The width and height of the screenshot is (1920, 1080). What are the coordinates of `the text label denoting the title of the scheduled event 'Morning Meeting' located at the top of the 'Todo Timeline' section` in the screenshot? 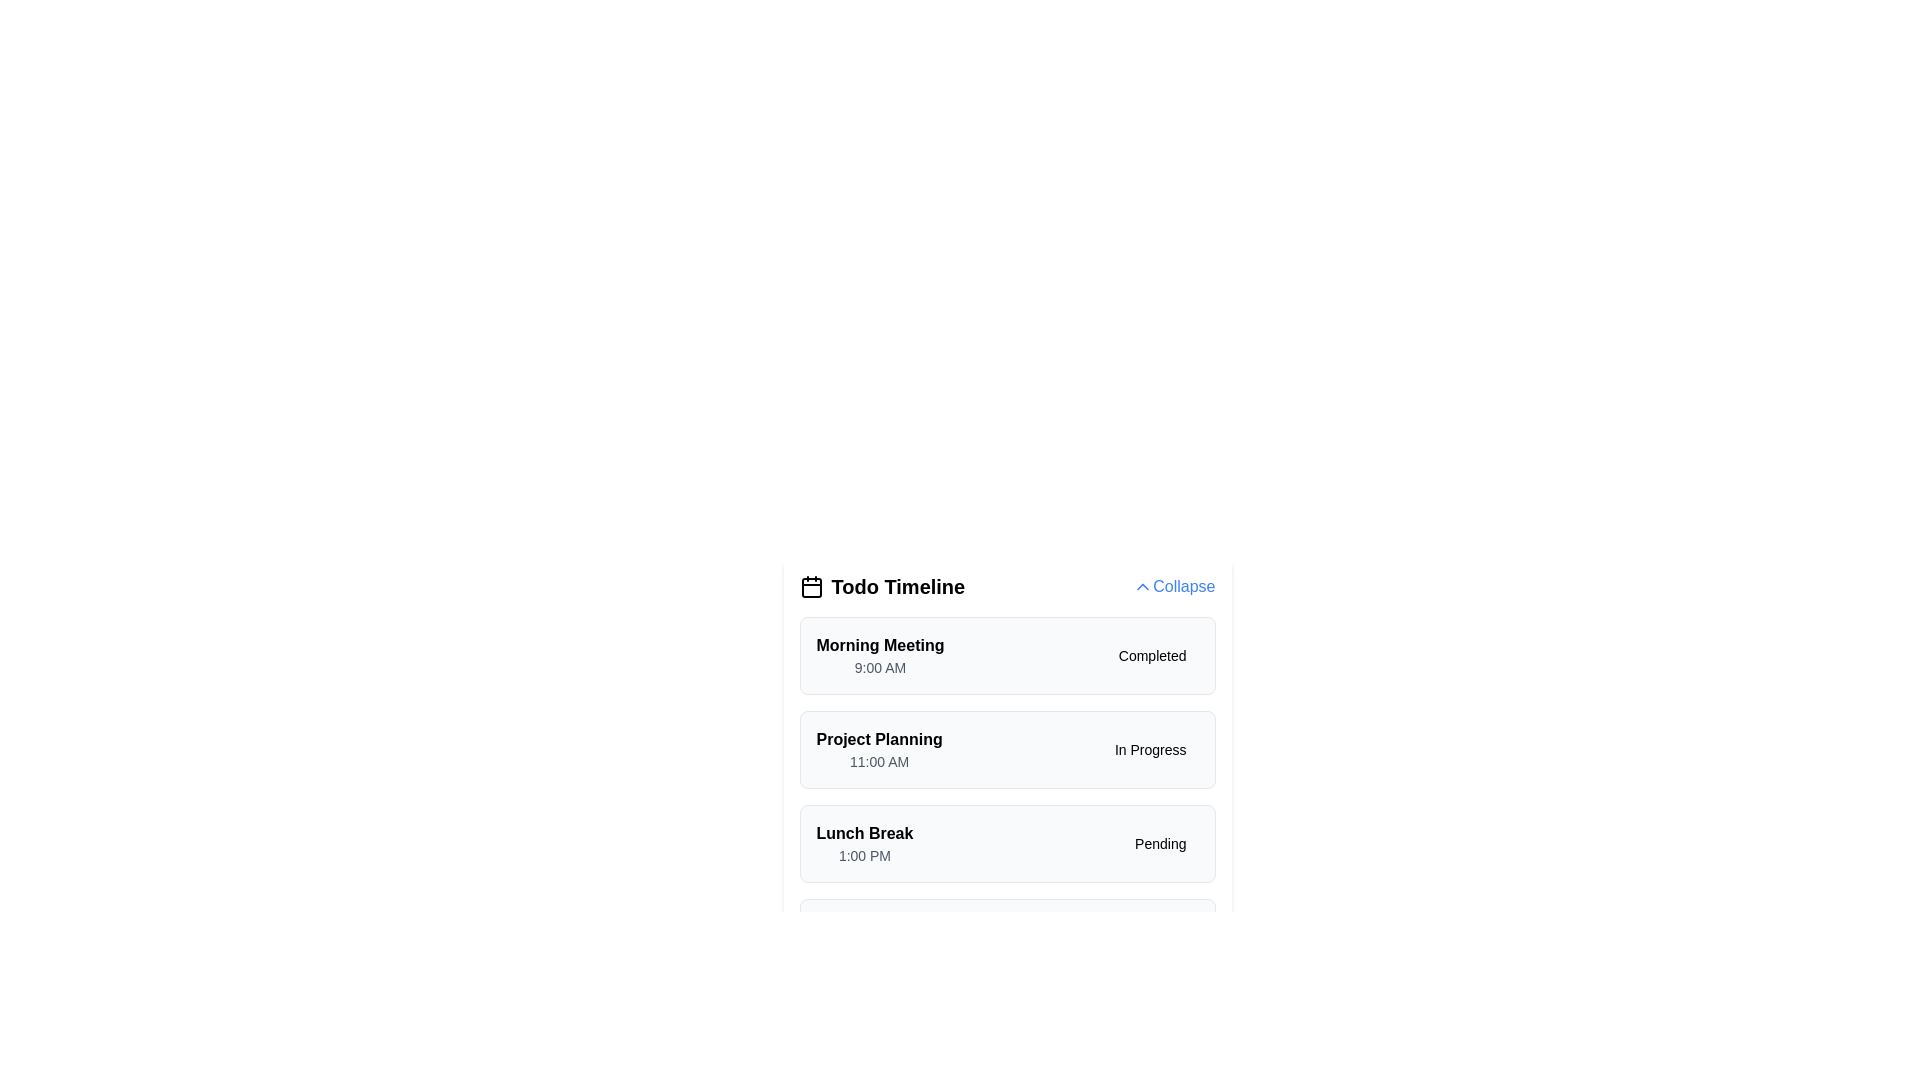 It's located at (880, 645).